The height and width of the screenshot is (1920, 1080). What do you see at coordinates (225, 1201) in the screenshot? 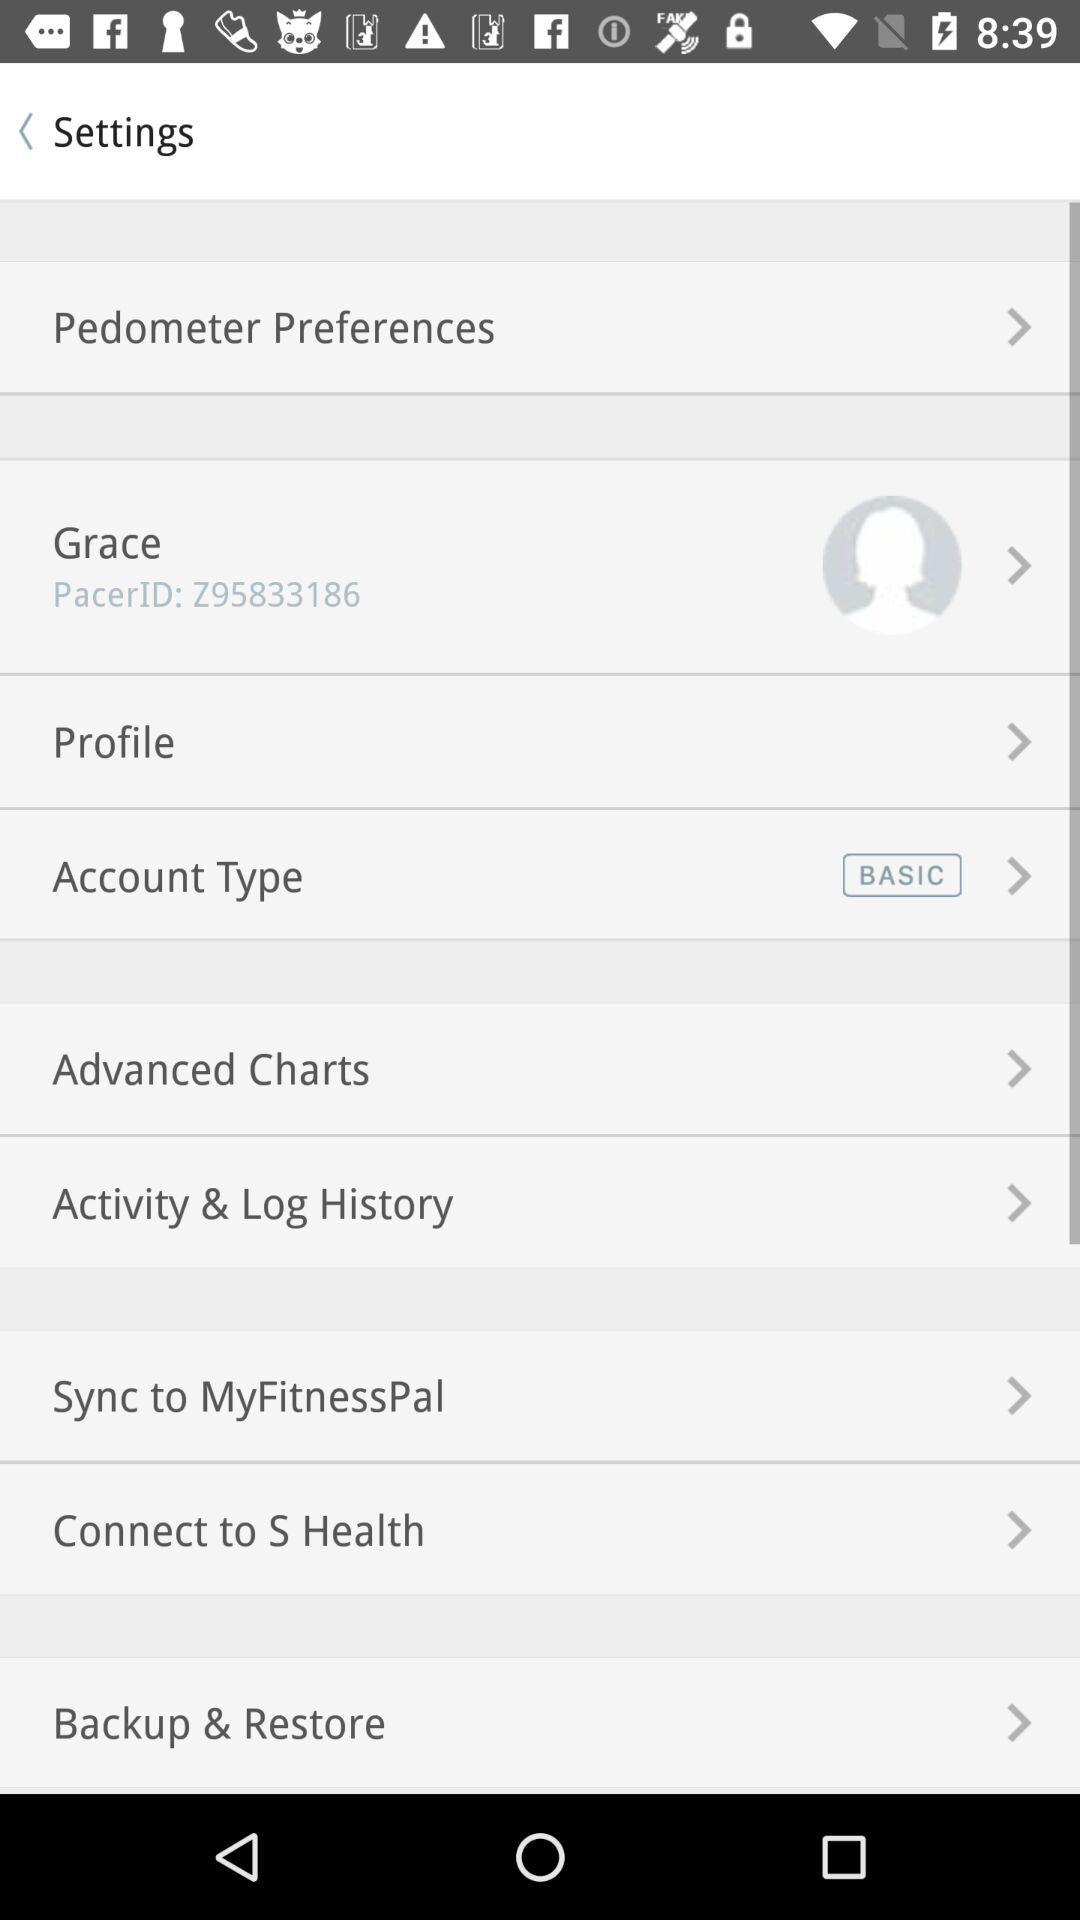
I see `the icon below the advanced charts` at bounding box center [225, 1201].